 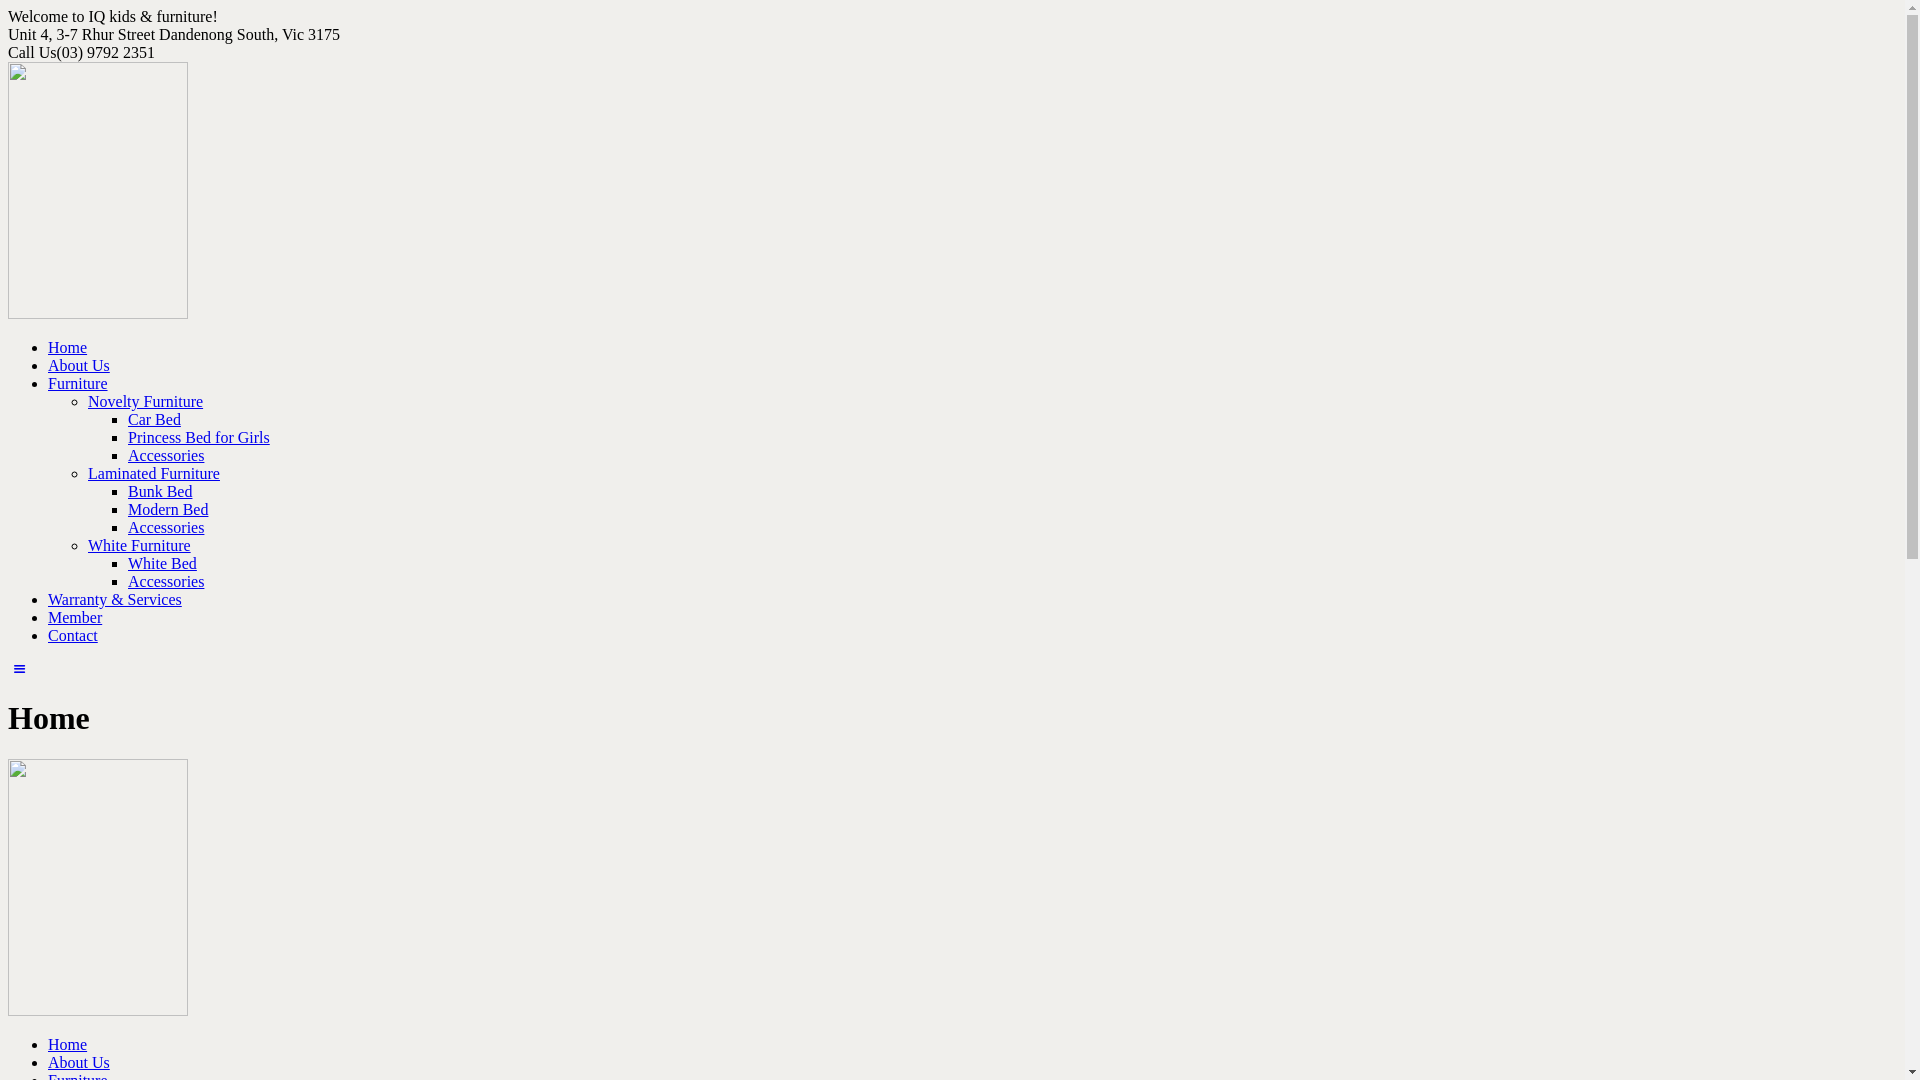 What do you see at coordinates (48, 365) in the screenshot?
I see `'About Us'` at bounding box center [48, 365].